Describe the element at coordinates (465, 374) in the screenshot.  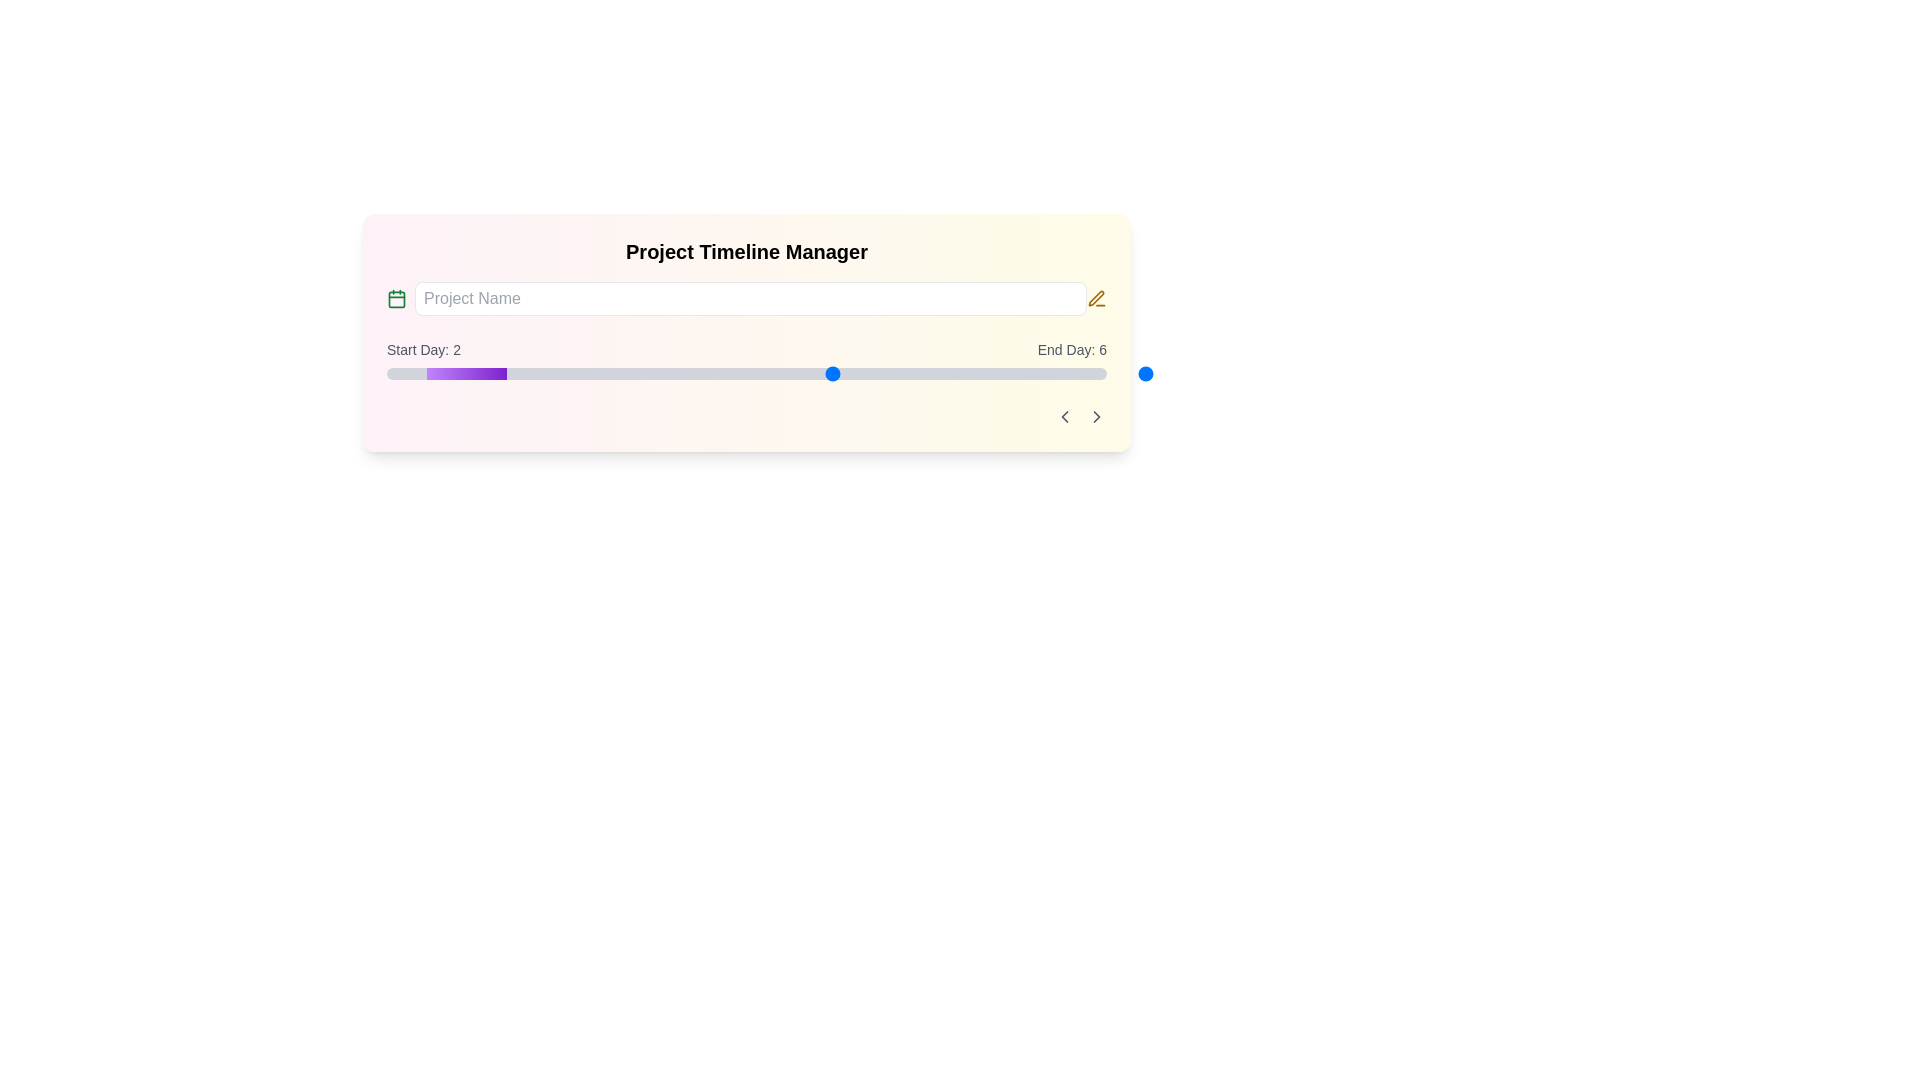
I see `the purple to violet gradient segment of the progress bar located towards the left end of the larger gray progress bar` at that location.